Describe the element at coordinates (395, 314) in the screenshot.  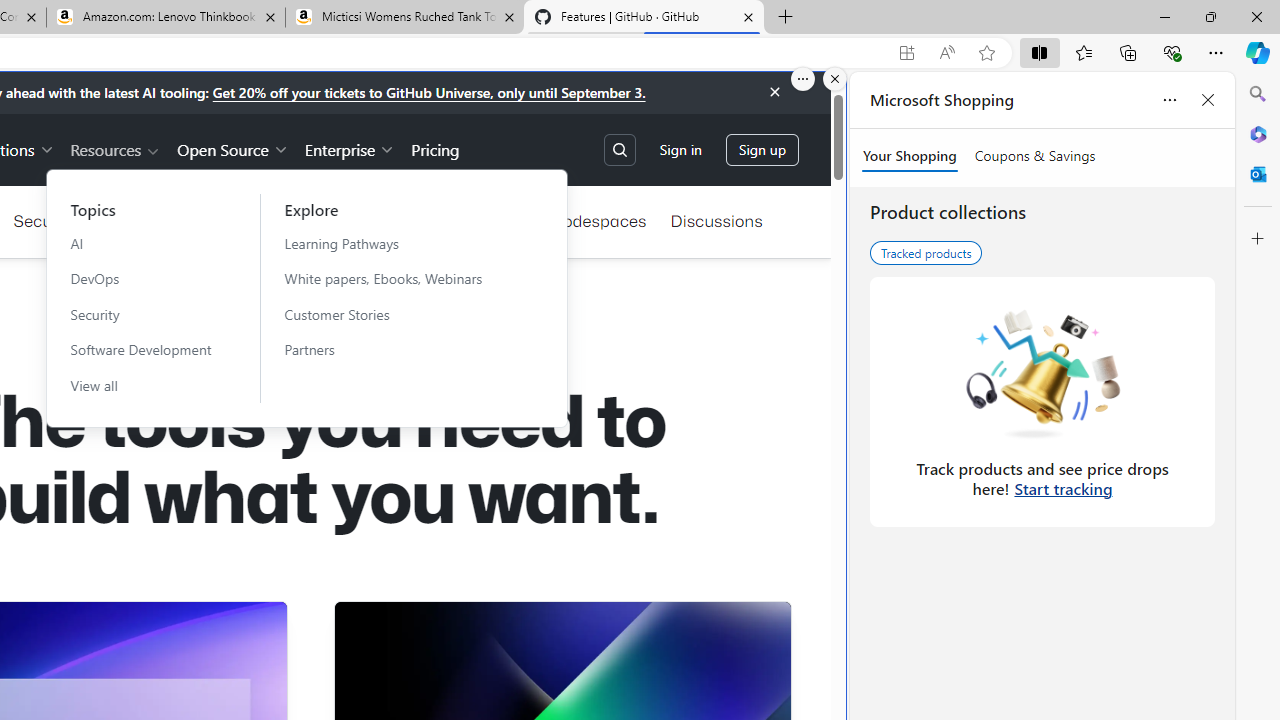
I see `'Customer Stories'` at that location.